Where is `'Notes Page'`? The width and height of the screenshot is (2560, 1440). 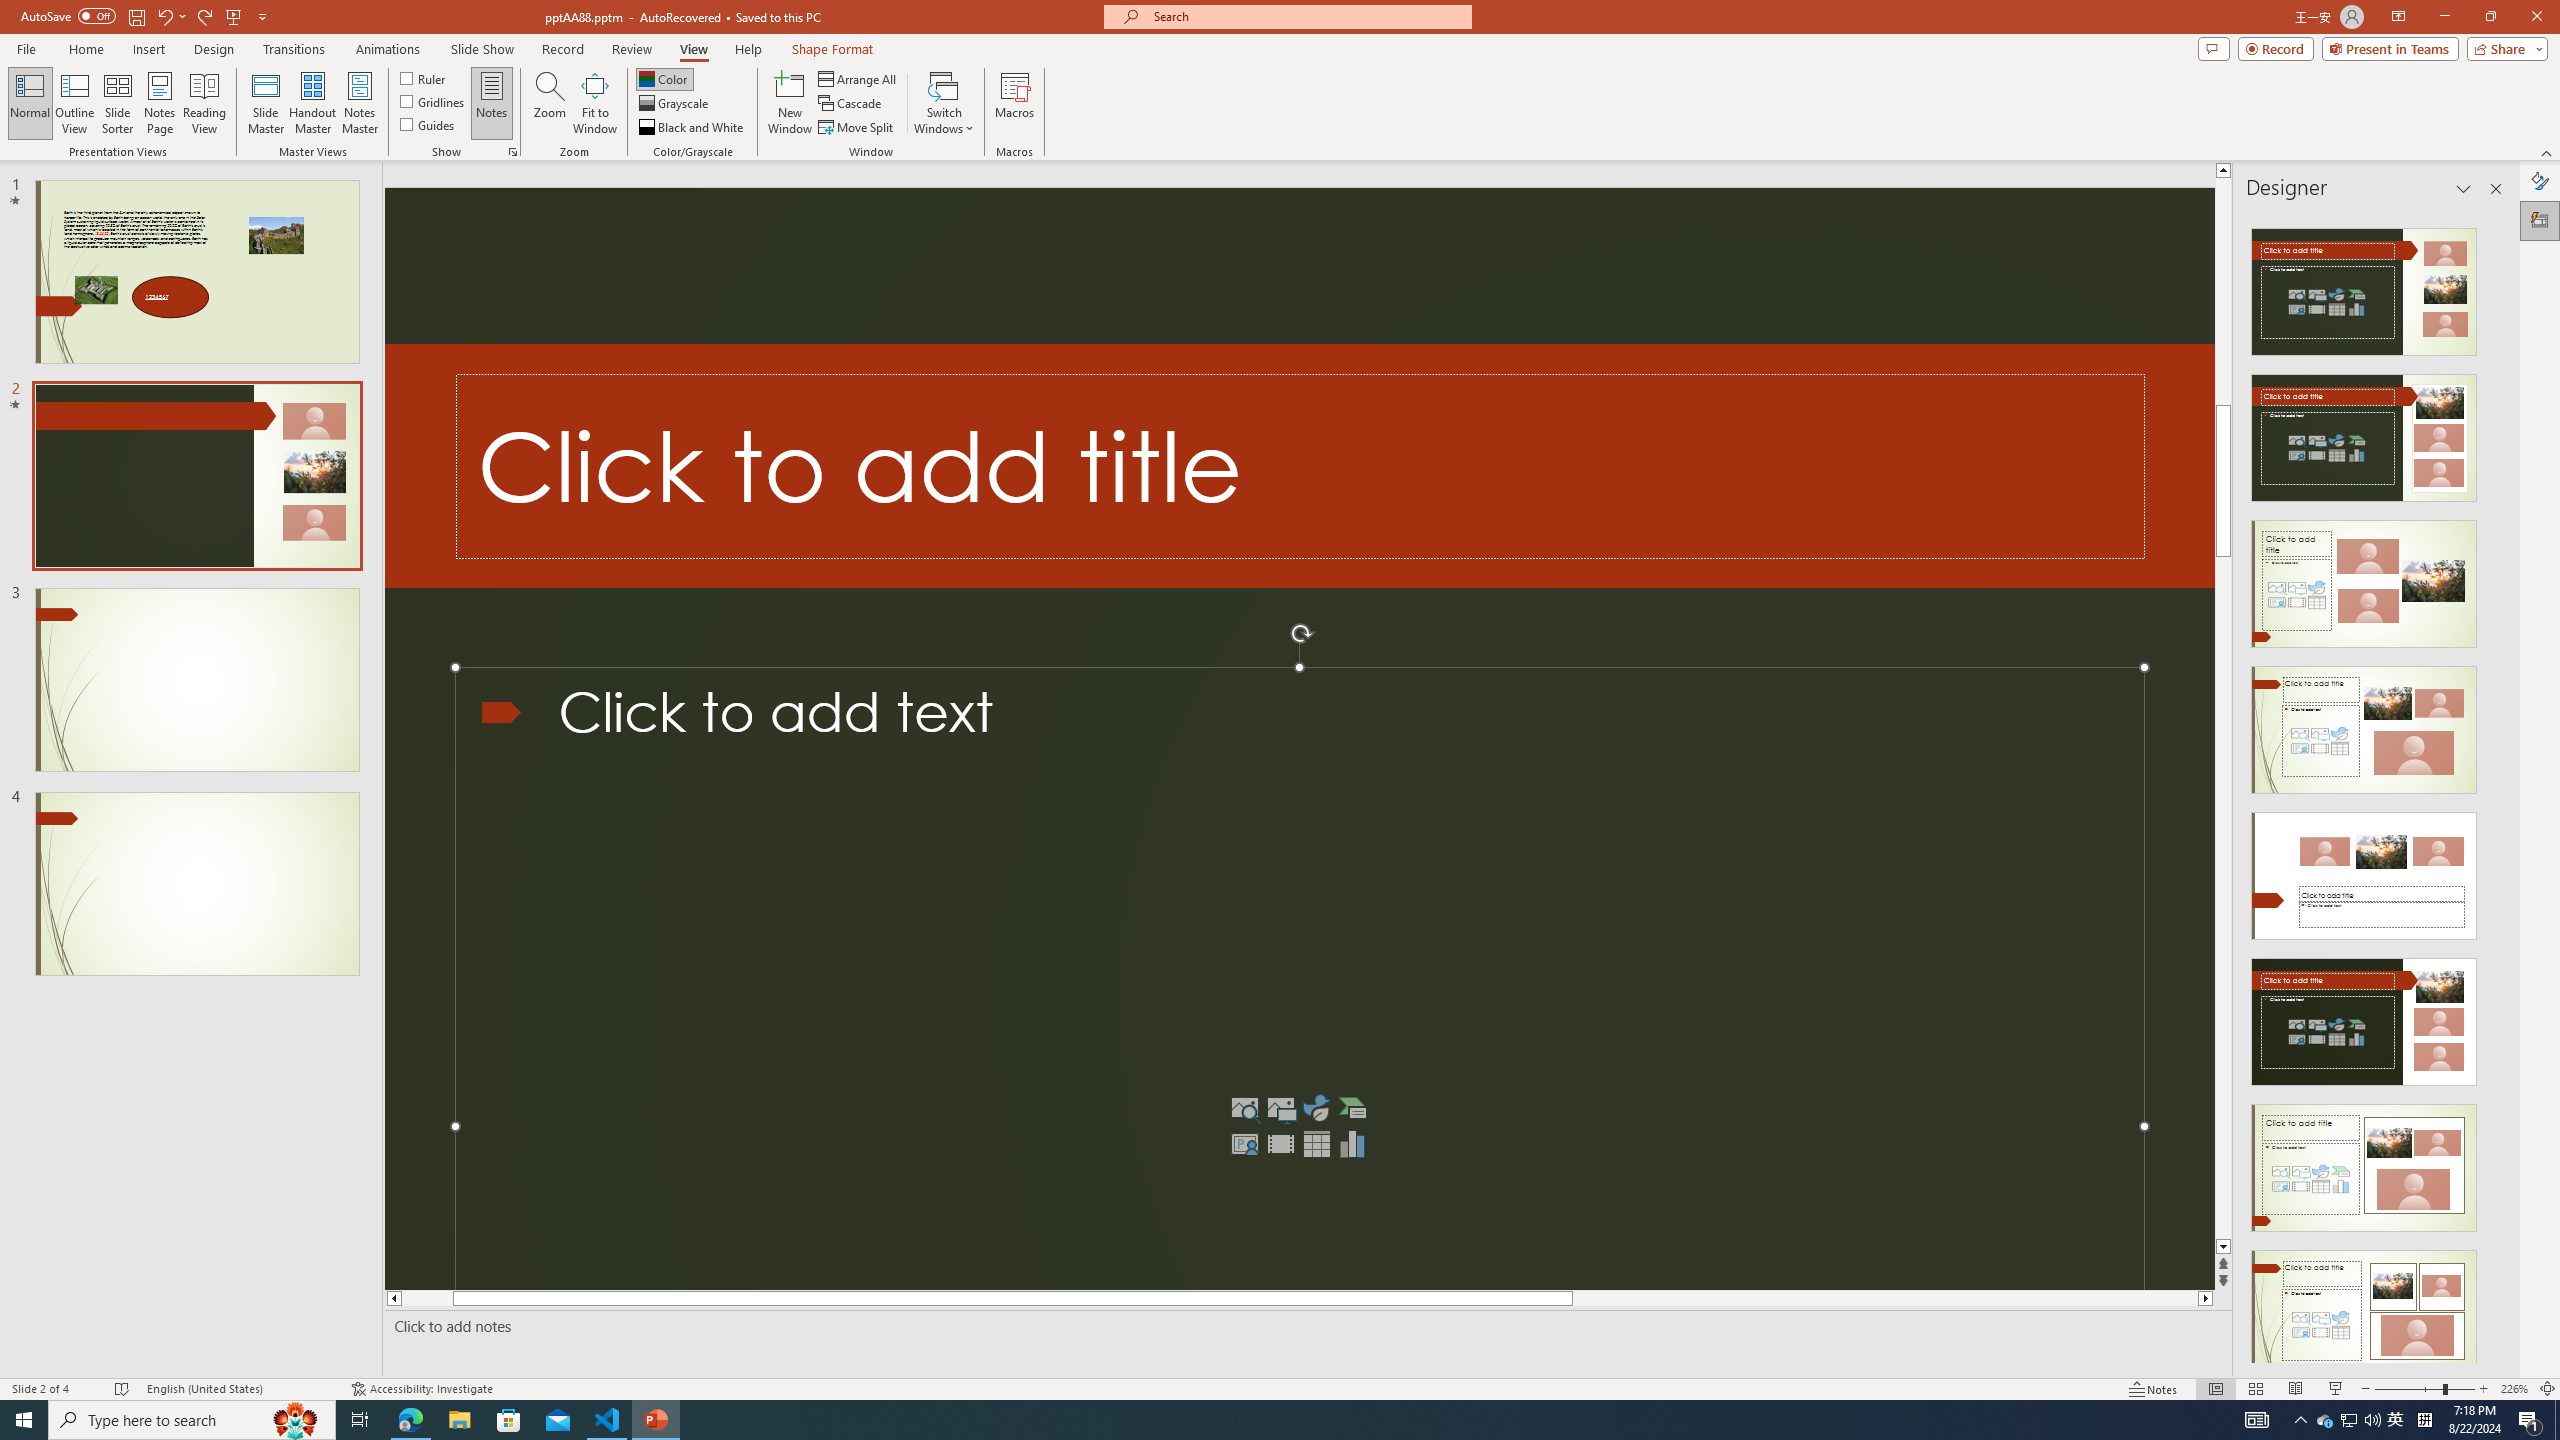 'Notes Page' is located at coordinates (159, 103).